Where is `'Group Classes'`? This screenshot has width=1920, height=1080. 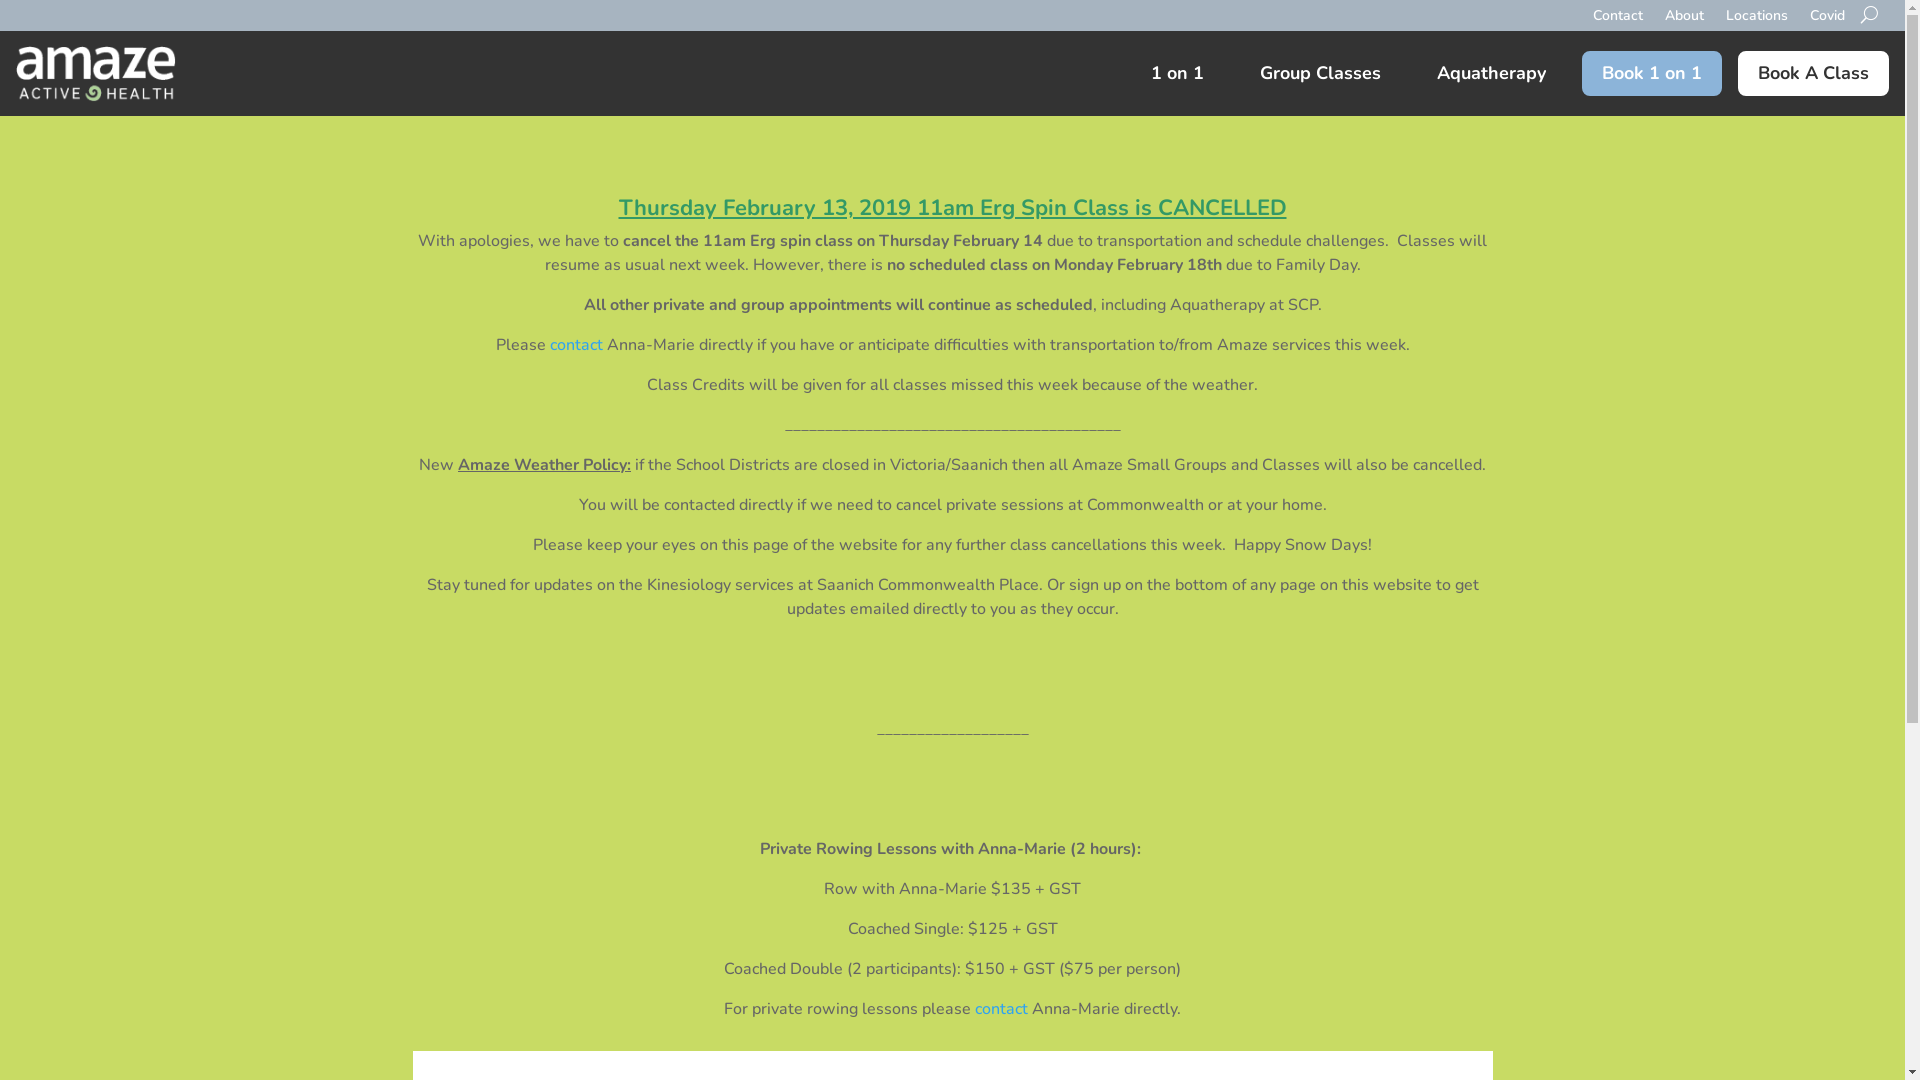
'Group Classes' is located at coordinates (1320, 72).